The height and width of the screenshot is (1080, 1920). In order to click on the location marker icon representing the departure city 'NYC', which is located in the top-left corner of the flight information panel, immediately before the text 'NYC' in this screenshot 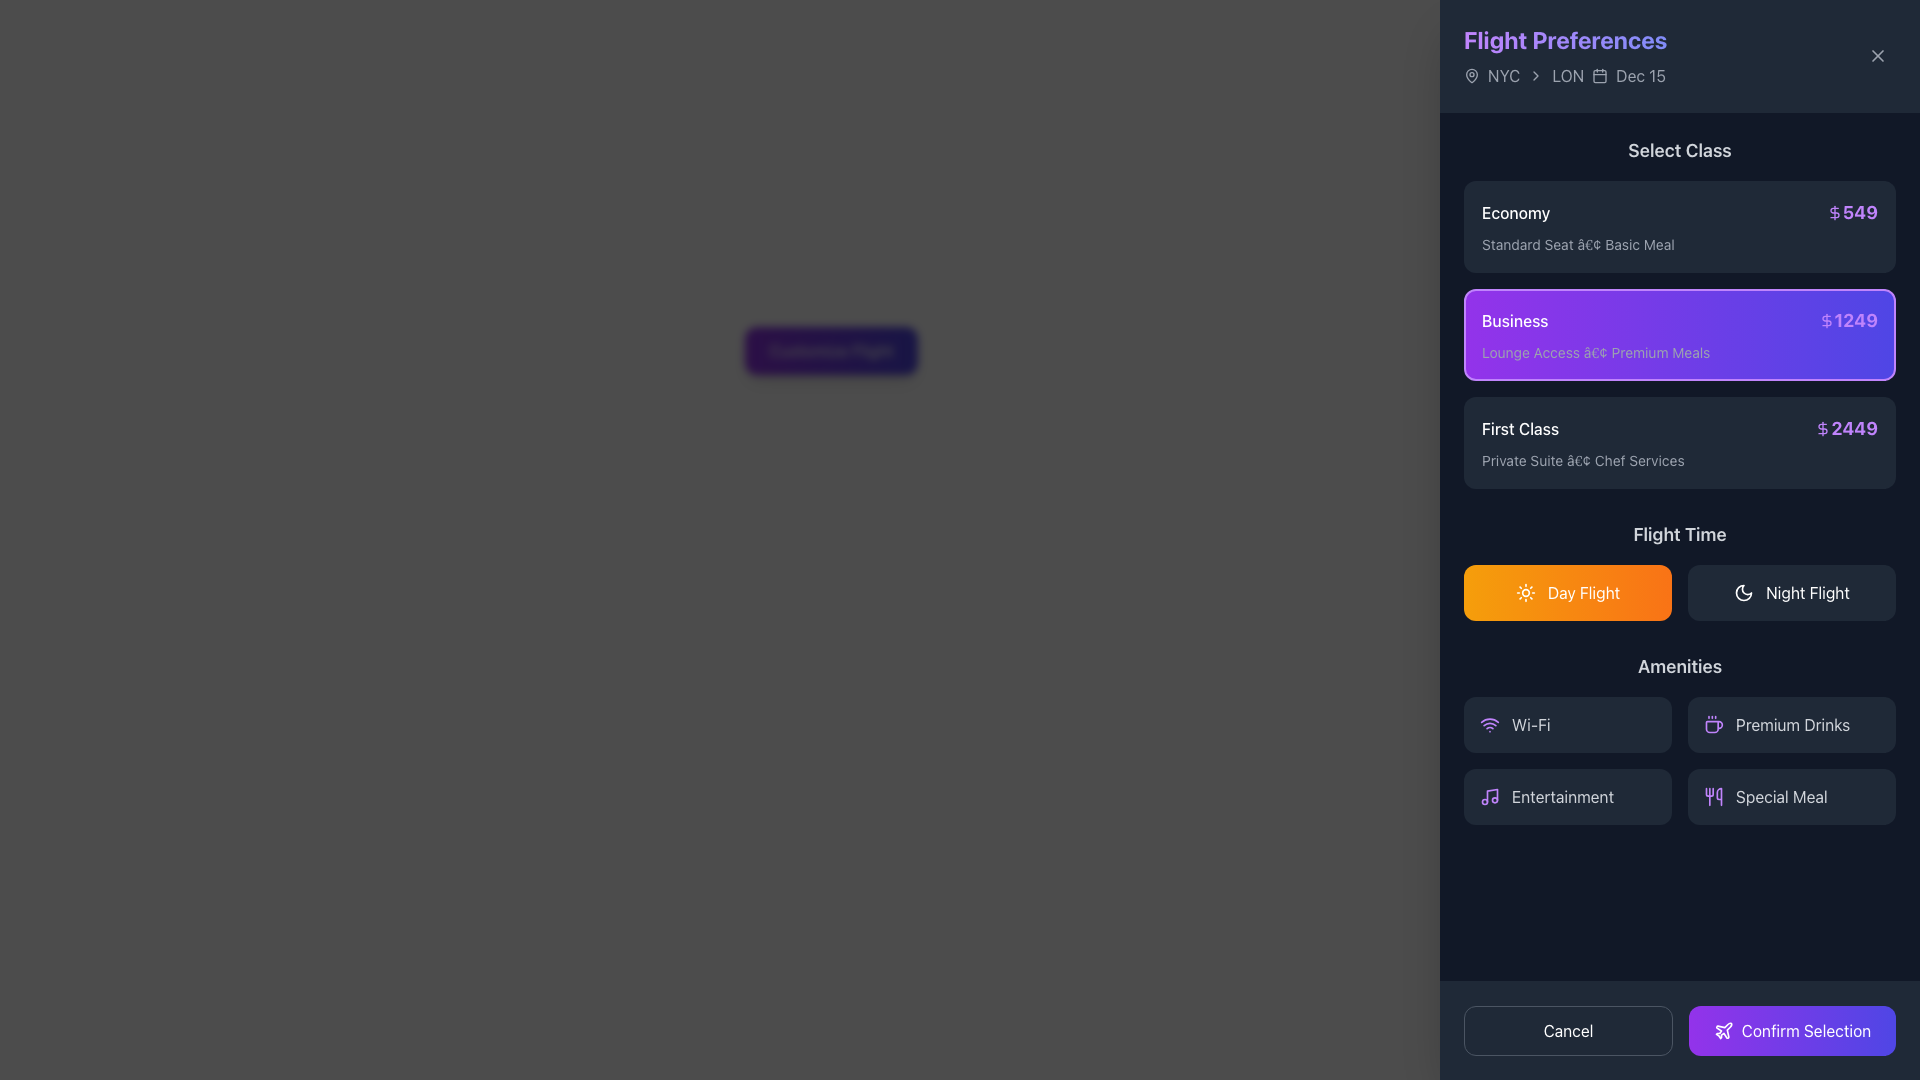, I will do `click(1472, 73)`.